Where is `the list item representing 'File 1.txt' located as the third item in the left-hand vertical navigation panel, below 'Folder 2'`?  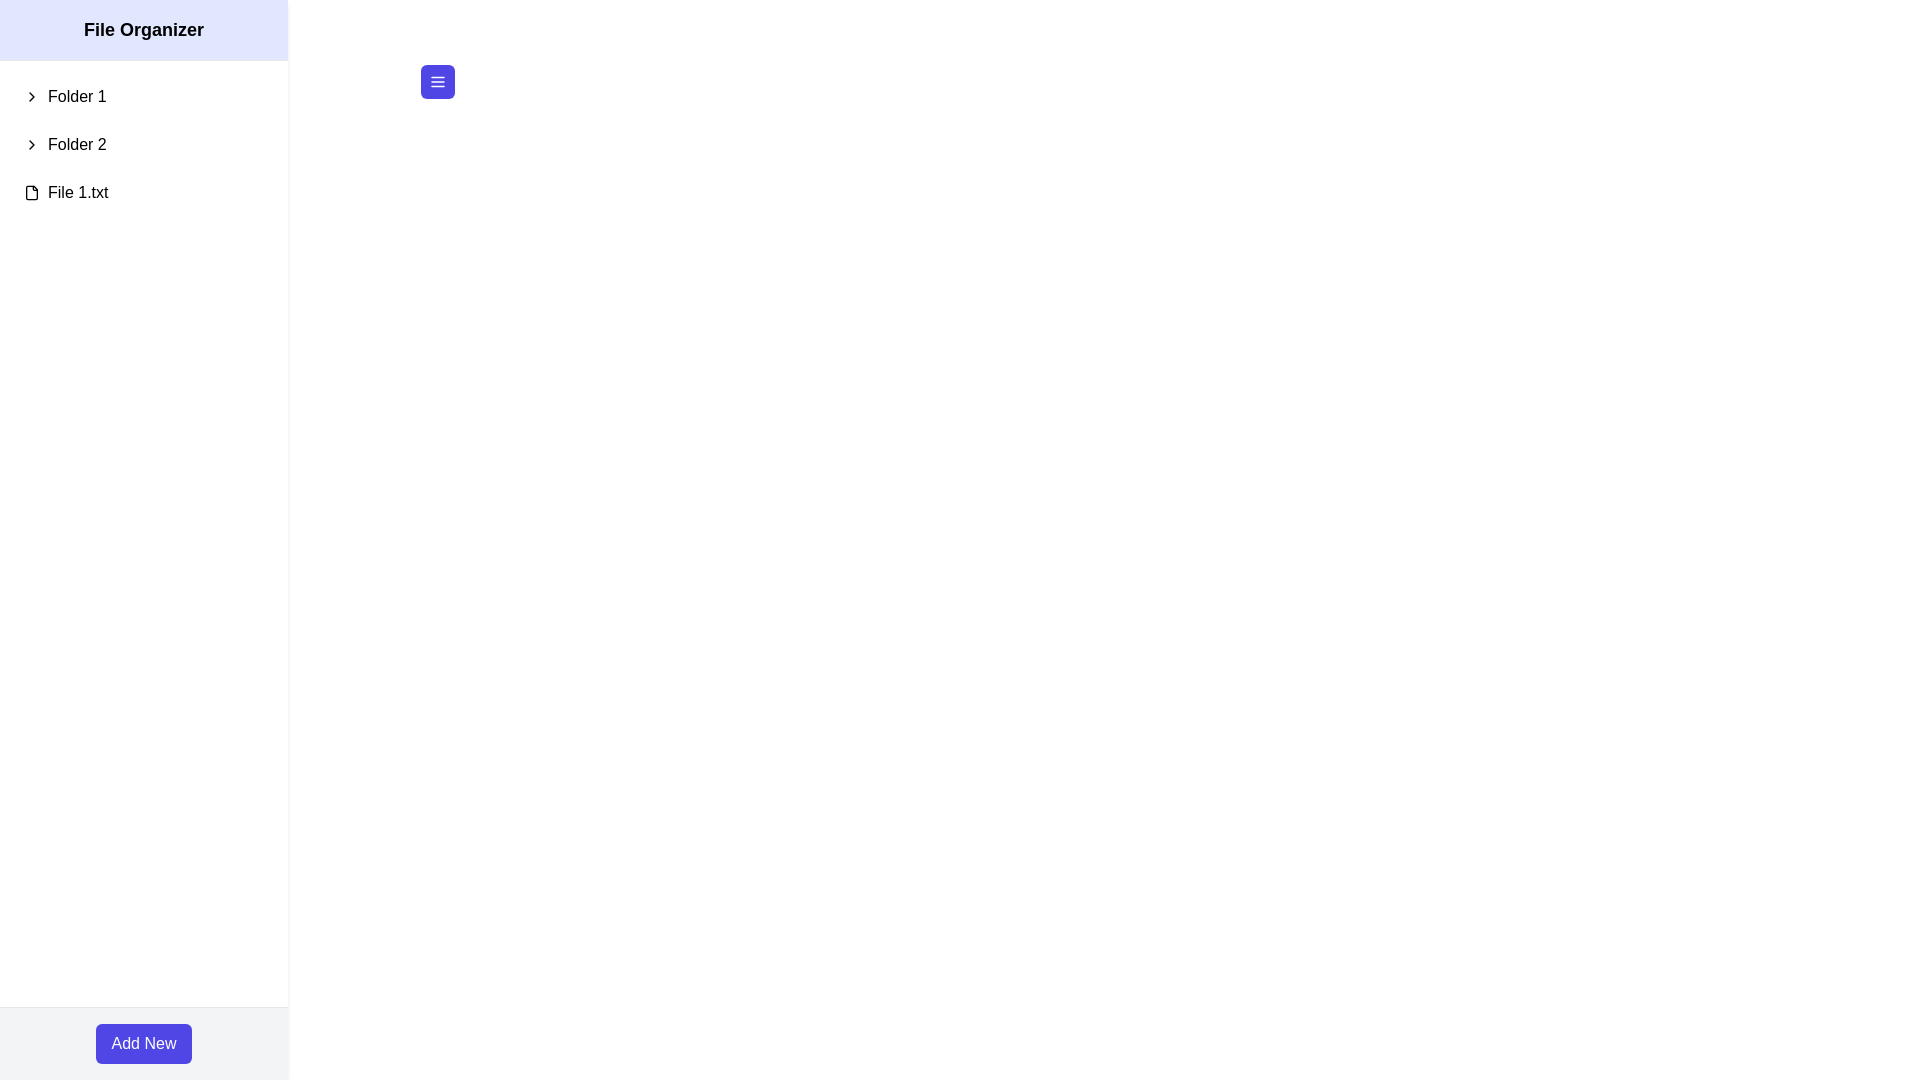
the list item representing 'File 1.txt' located as the third item in the left-hand vertical navigation panel, below 'Folder 2' is located at coordinates (143, 192).